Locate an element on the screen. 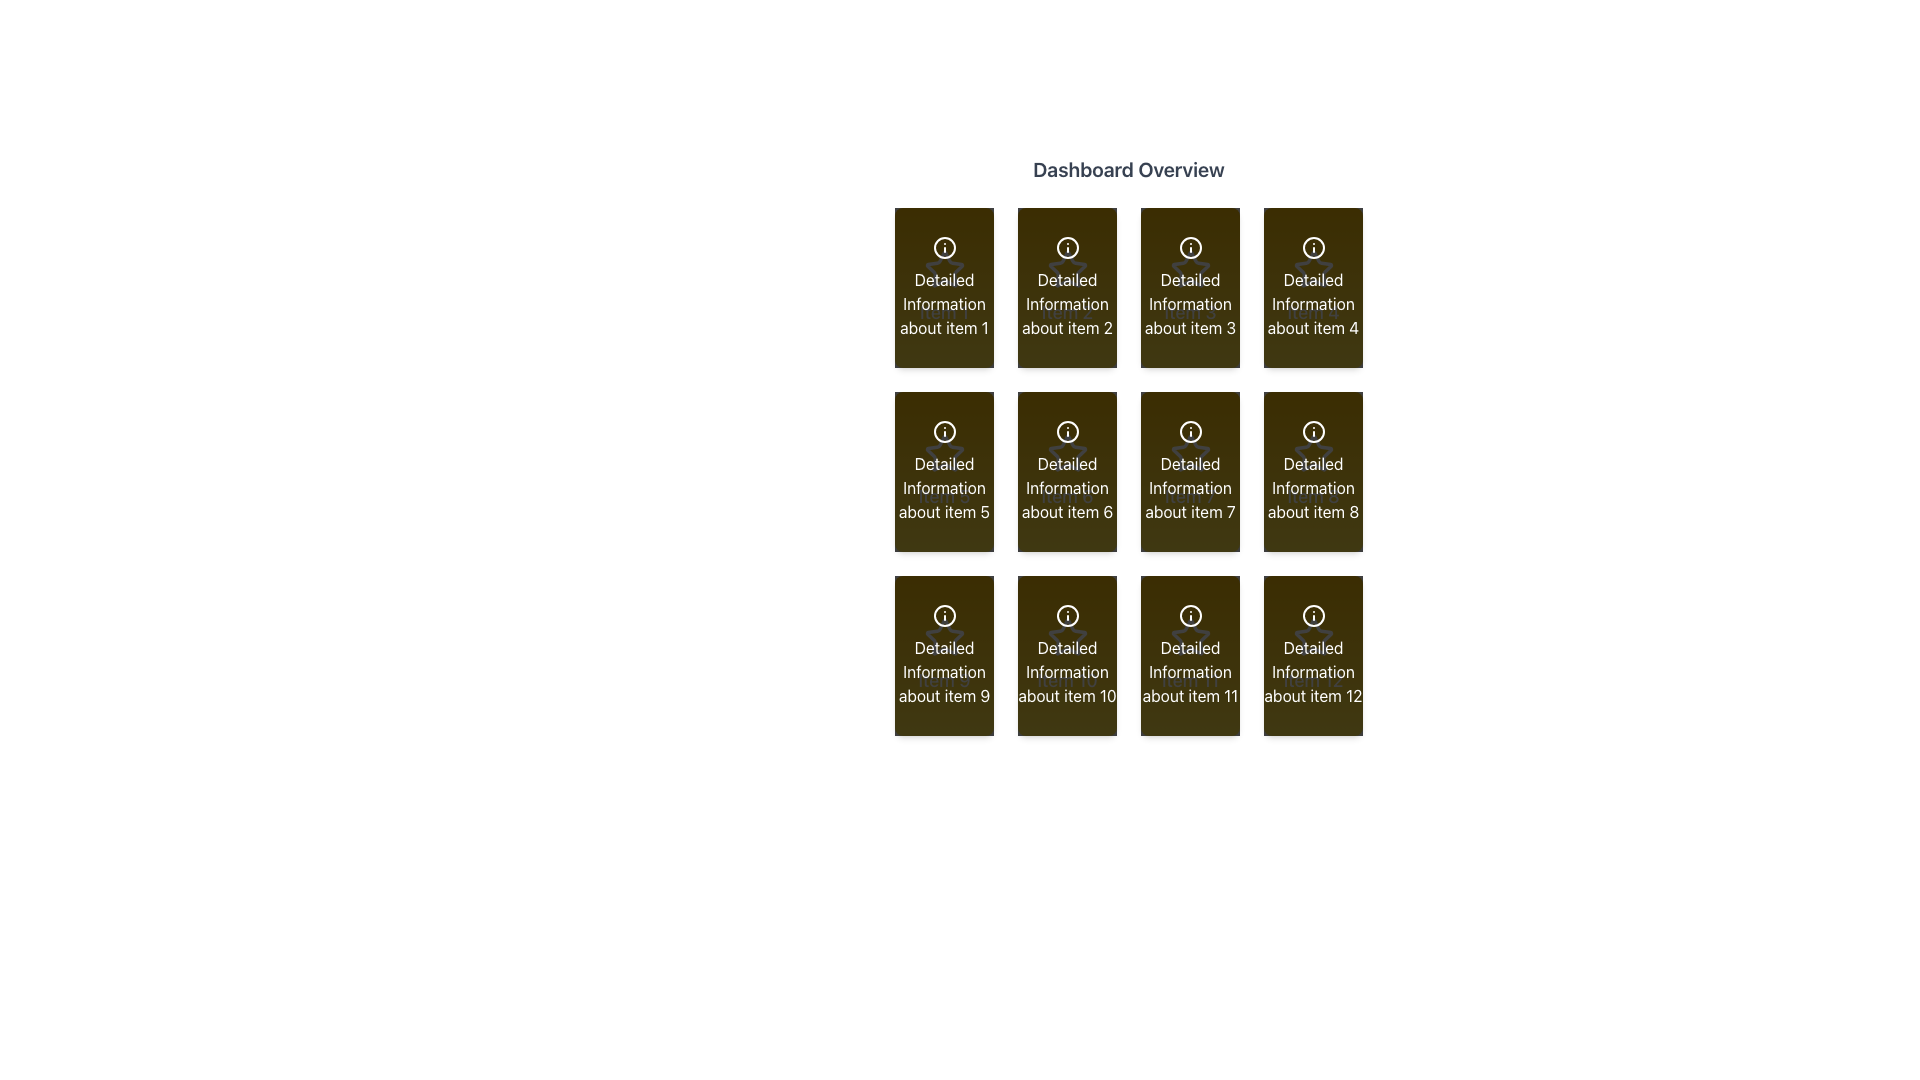 The image size is (1920, 1080). the informational indicator icon for item 12 in the bottom-right corner of the 3x4 grid is located at coordinates (1313, 615).